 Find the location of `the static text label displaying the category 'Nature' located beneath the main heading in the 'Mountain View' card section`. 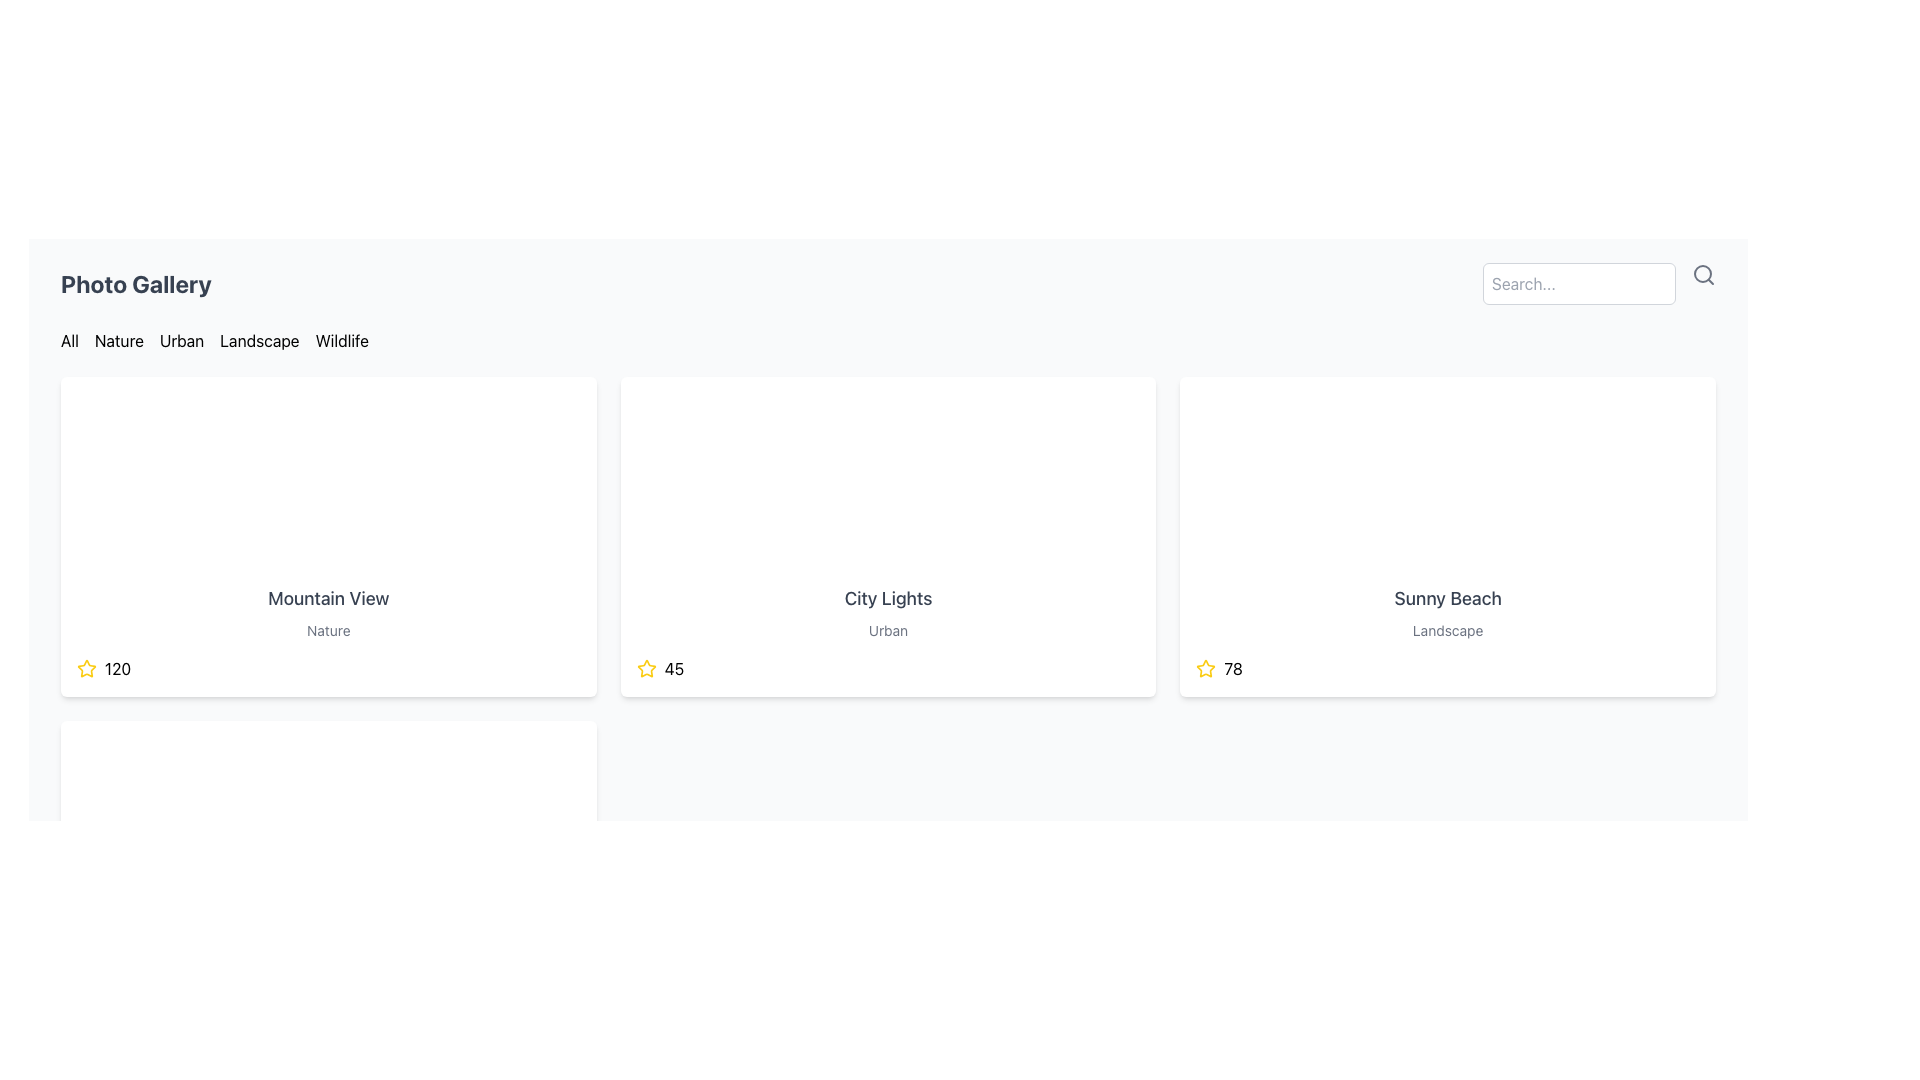

the static text label displaying the category 'Nature' located beneath the main heading in the 'Mountain View' card section is located at coordinates (328, 631).